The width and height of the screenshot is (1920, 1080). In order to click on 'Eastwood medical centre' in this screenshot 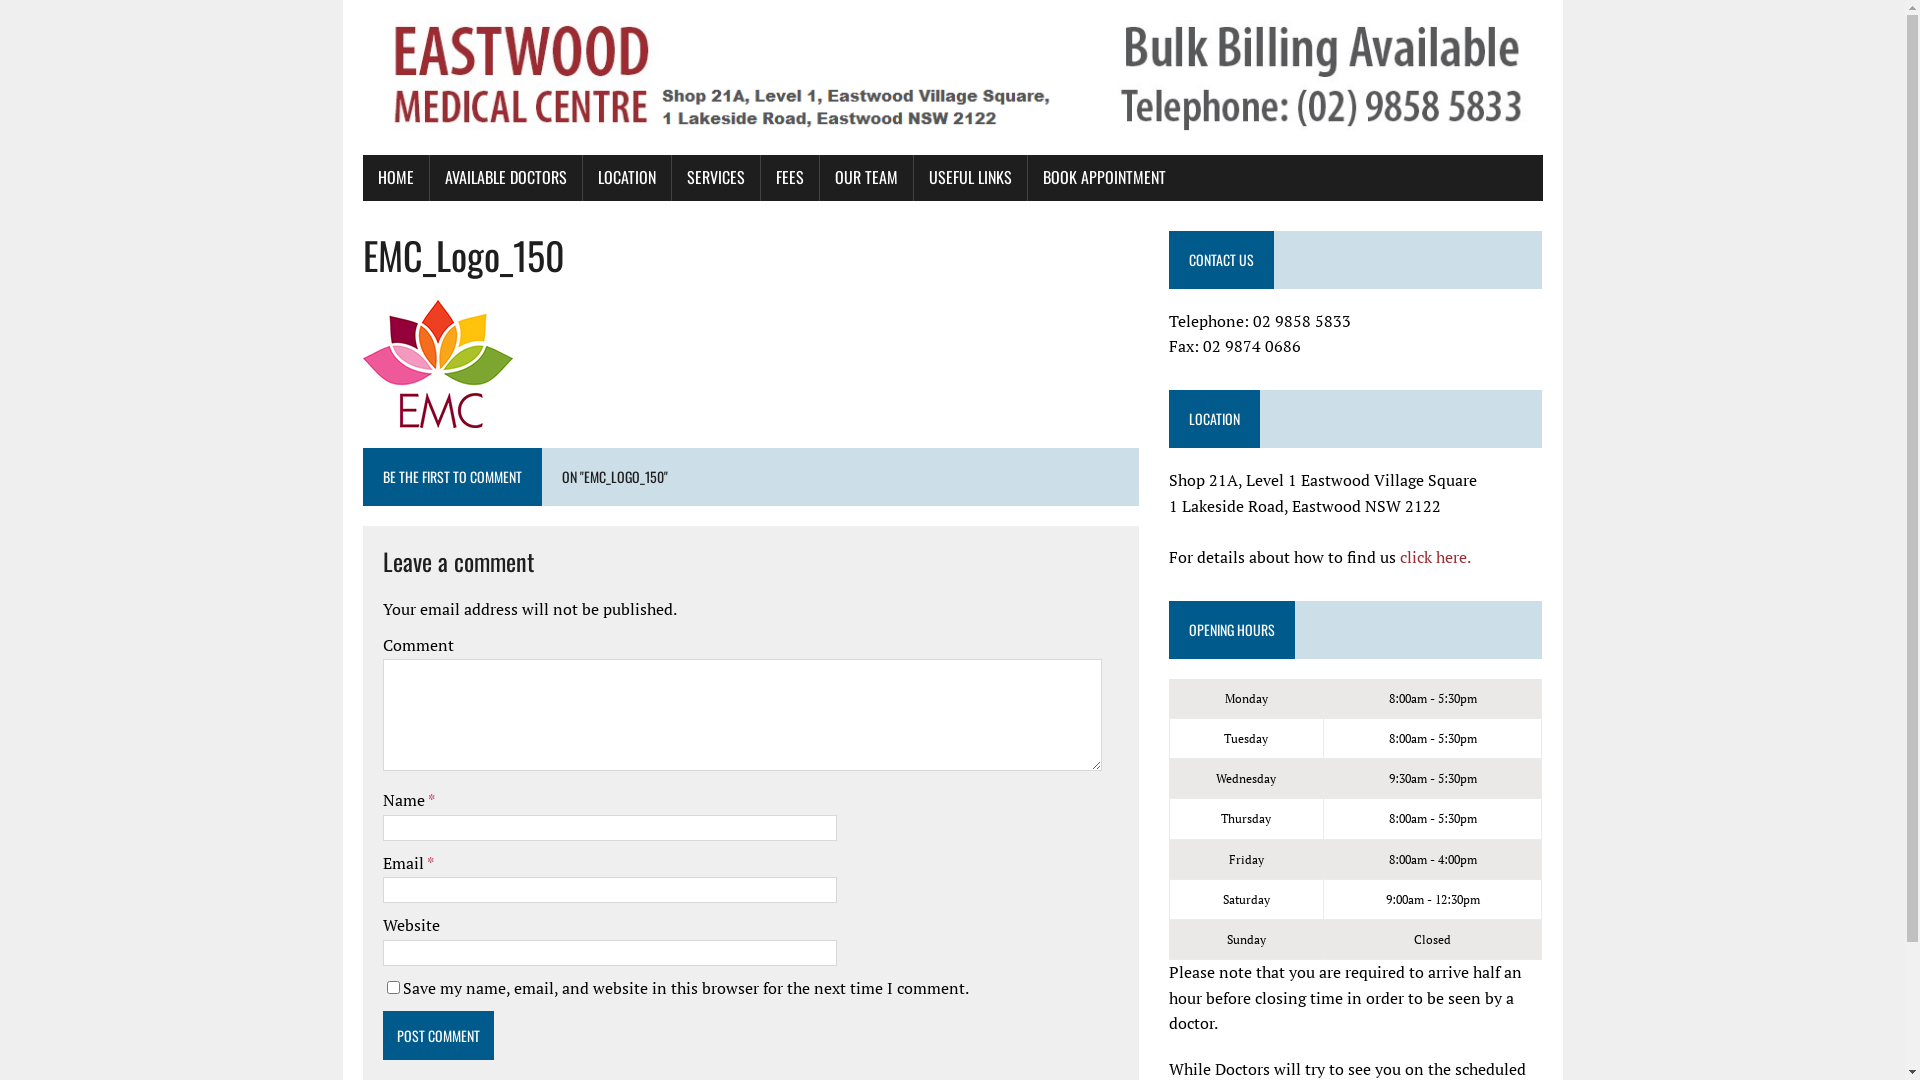, I will do `click(950, 76)`.